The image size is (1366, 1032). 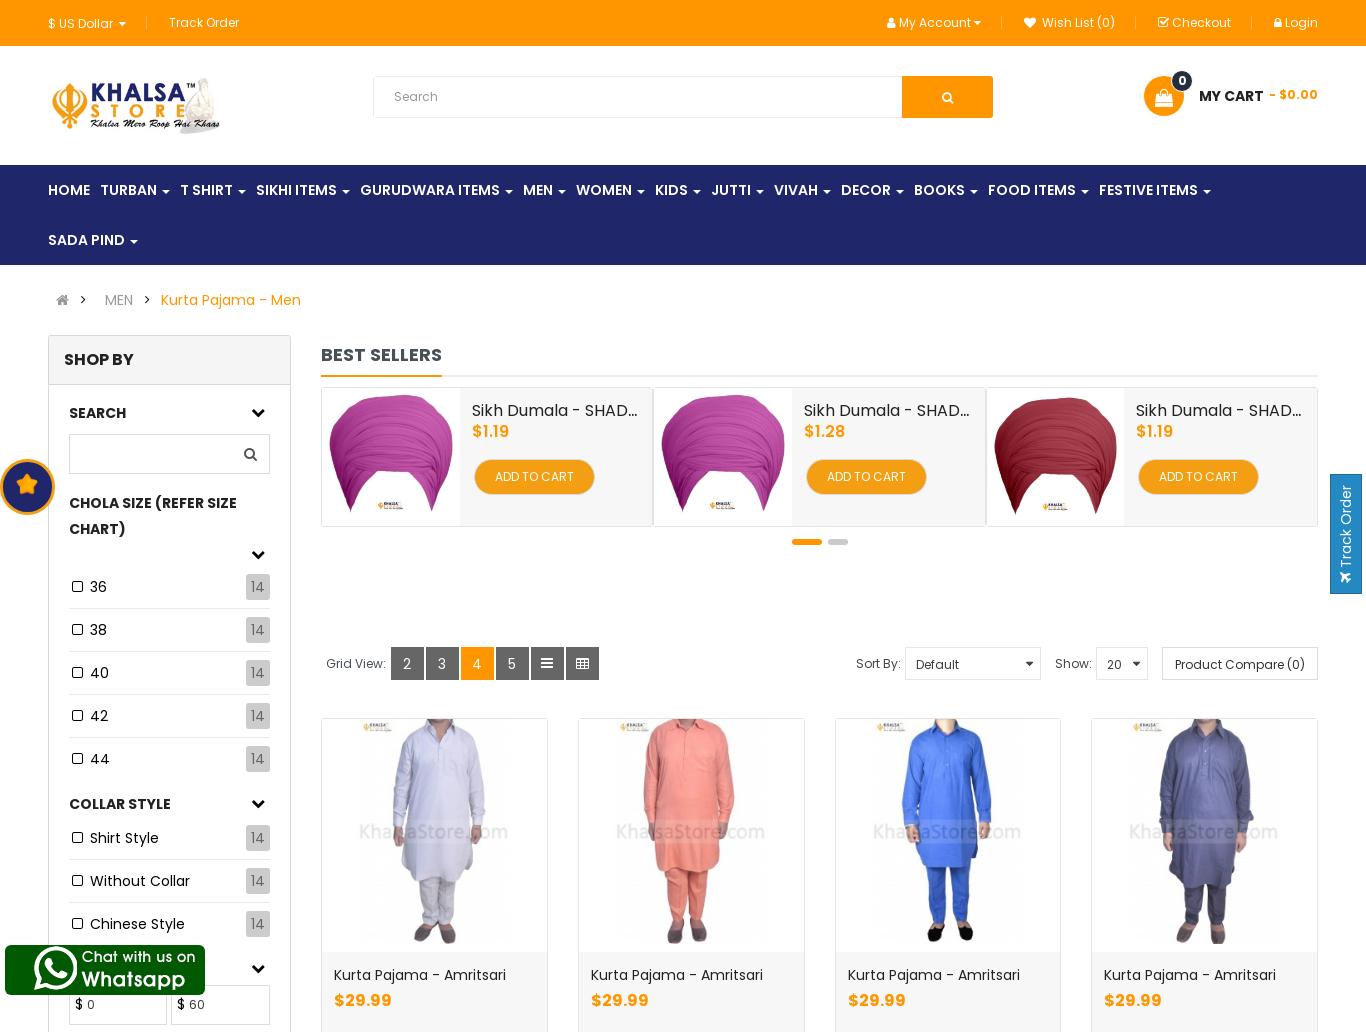 I want to click on '36', so click(x=97, y=587).